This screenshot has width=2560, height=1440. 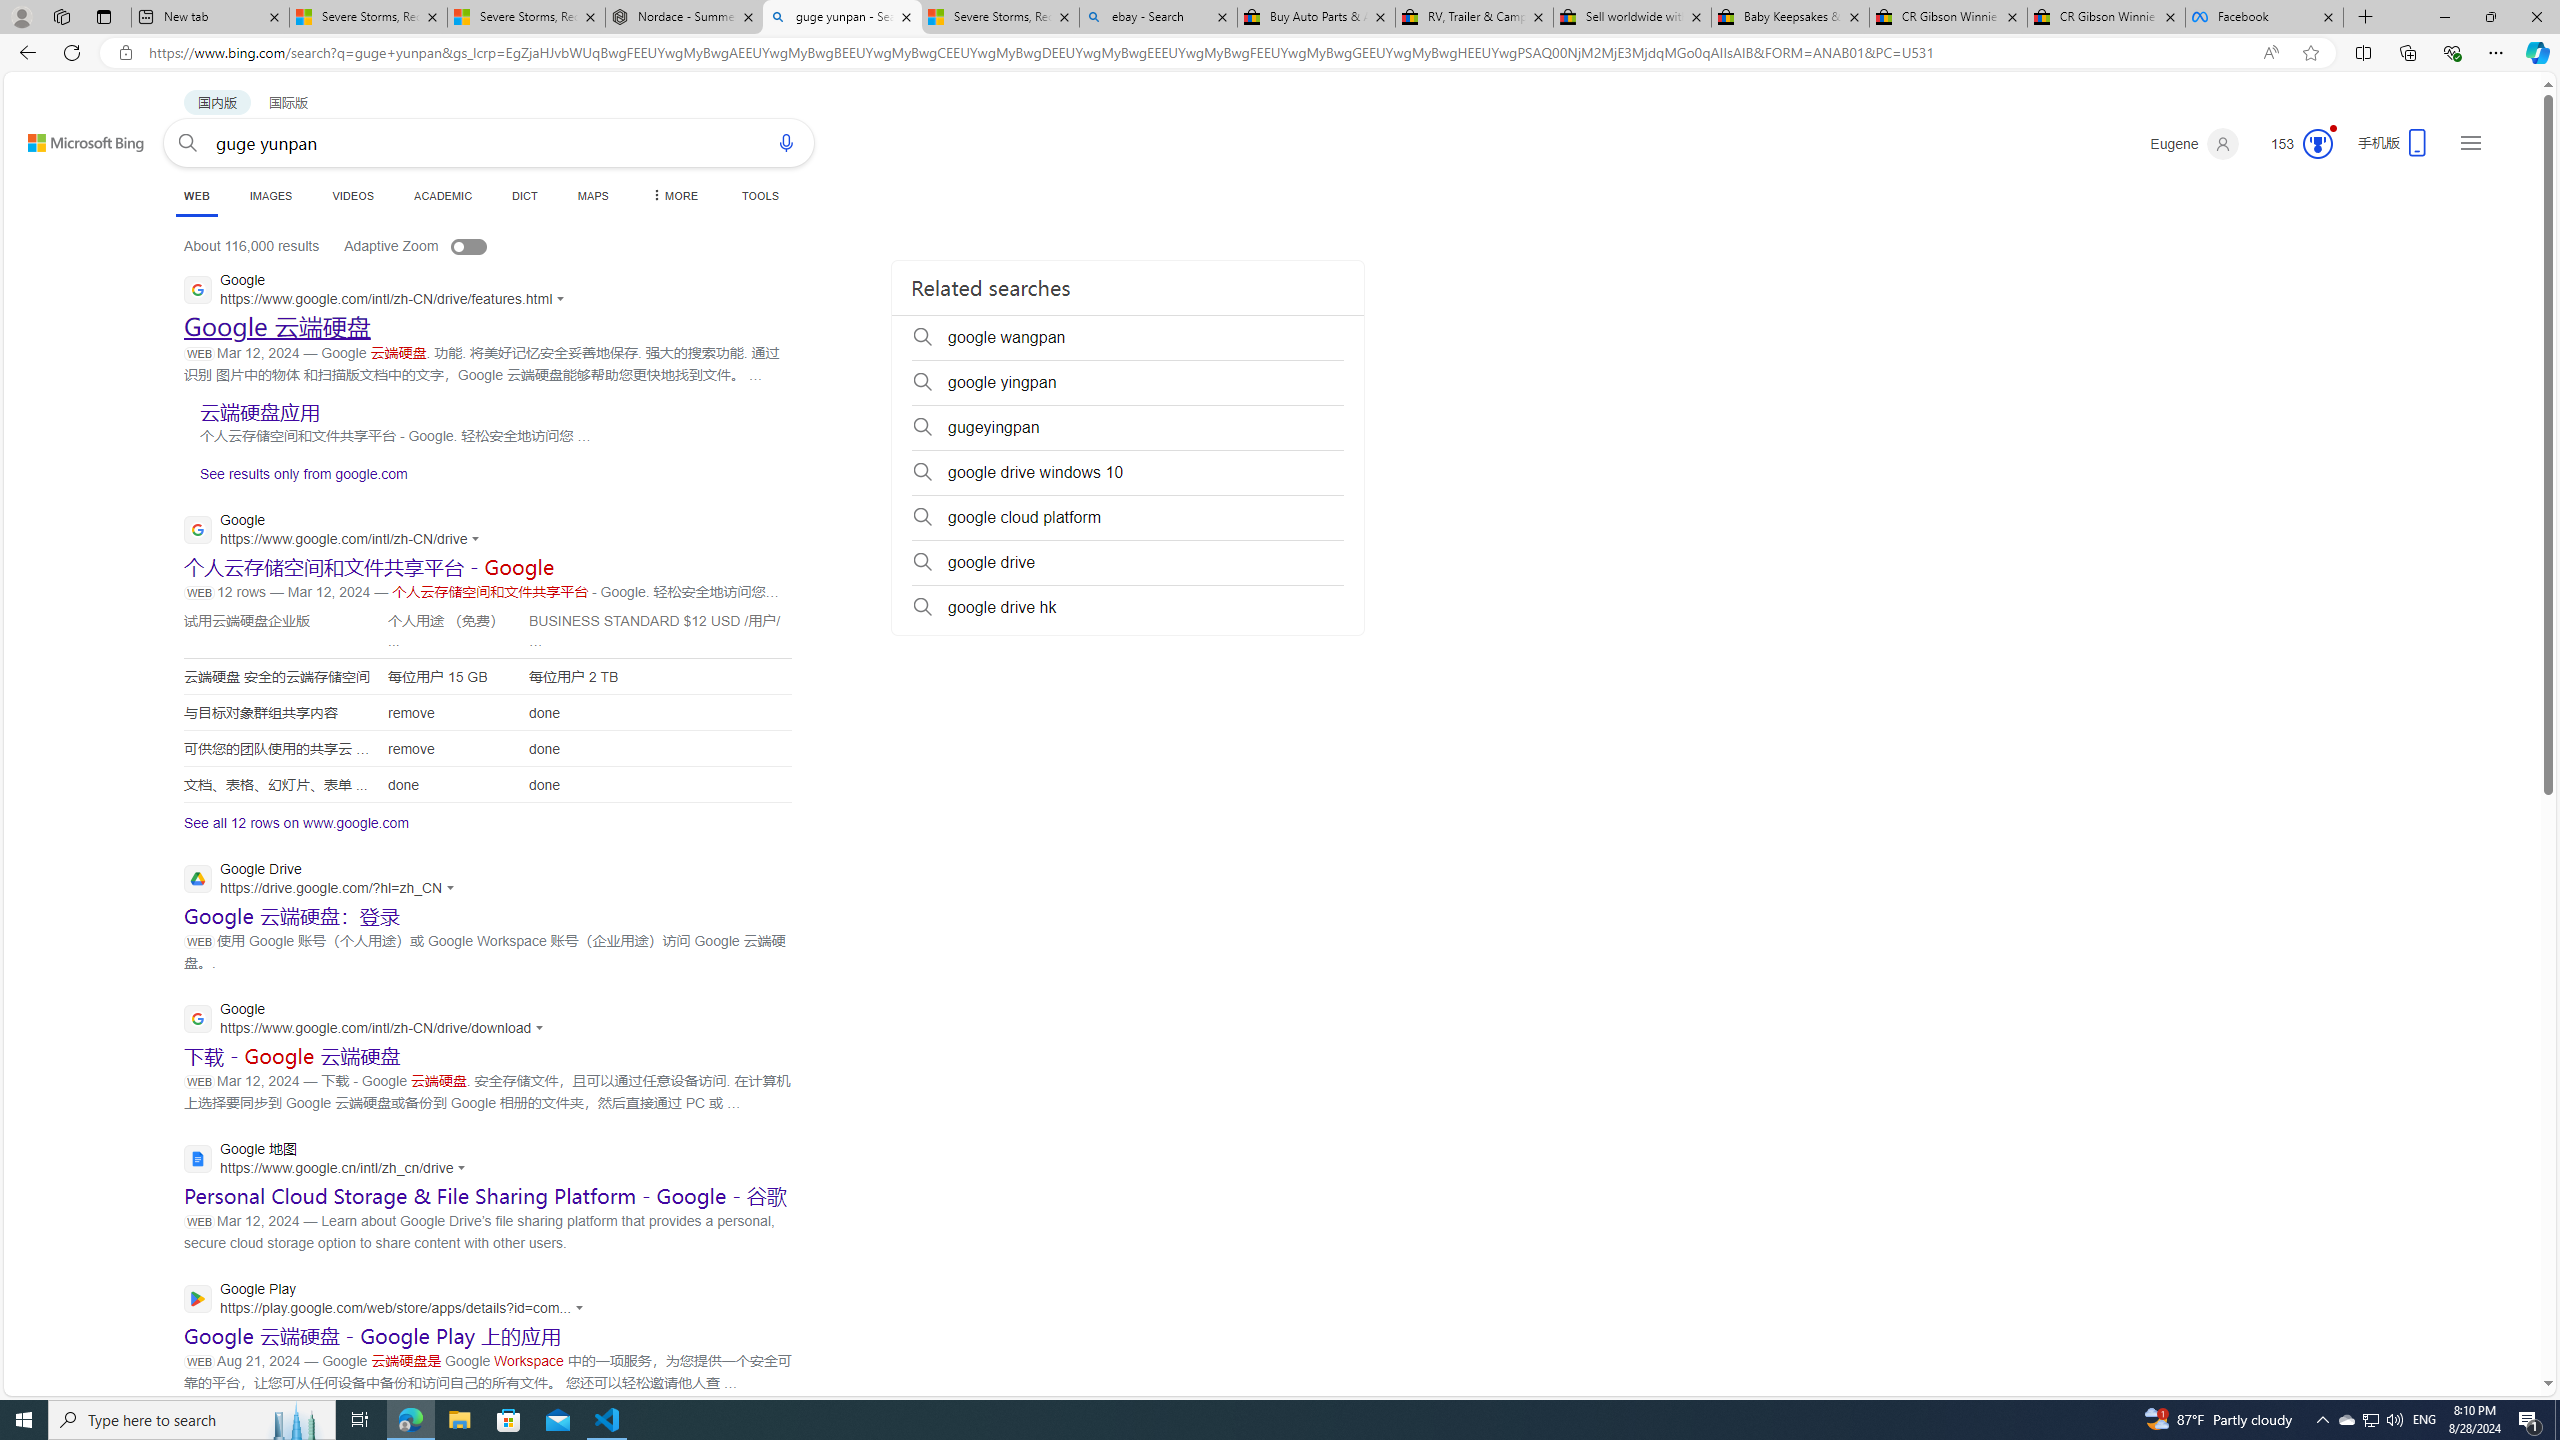 I want to click on 'Buy Auto Parts & Accessories | eBay', so click(x=1314, y=16).